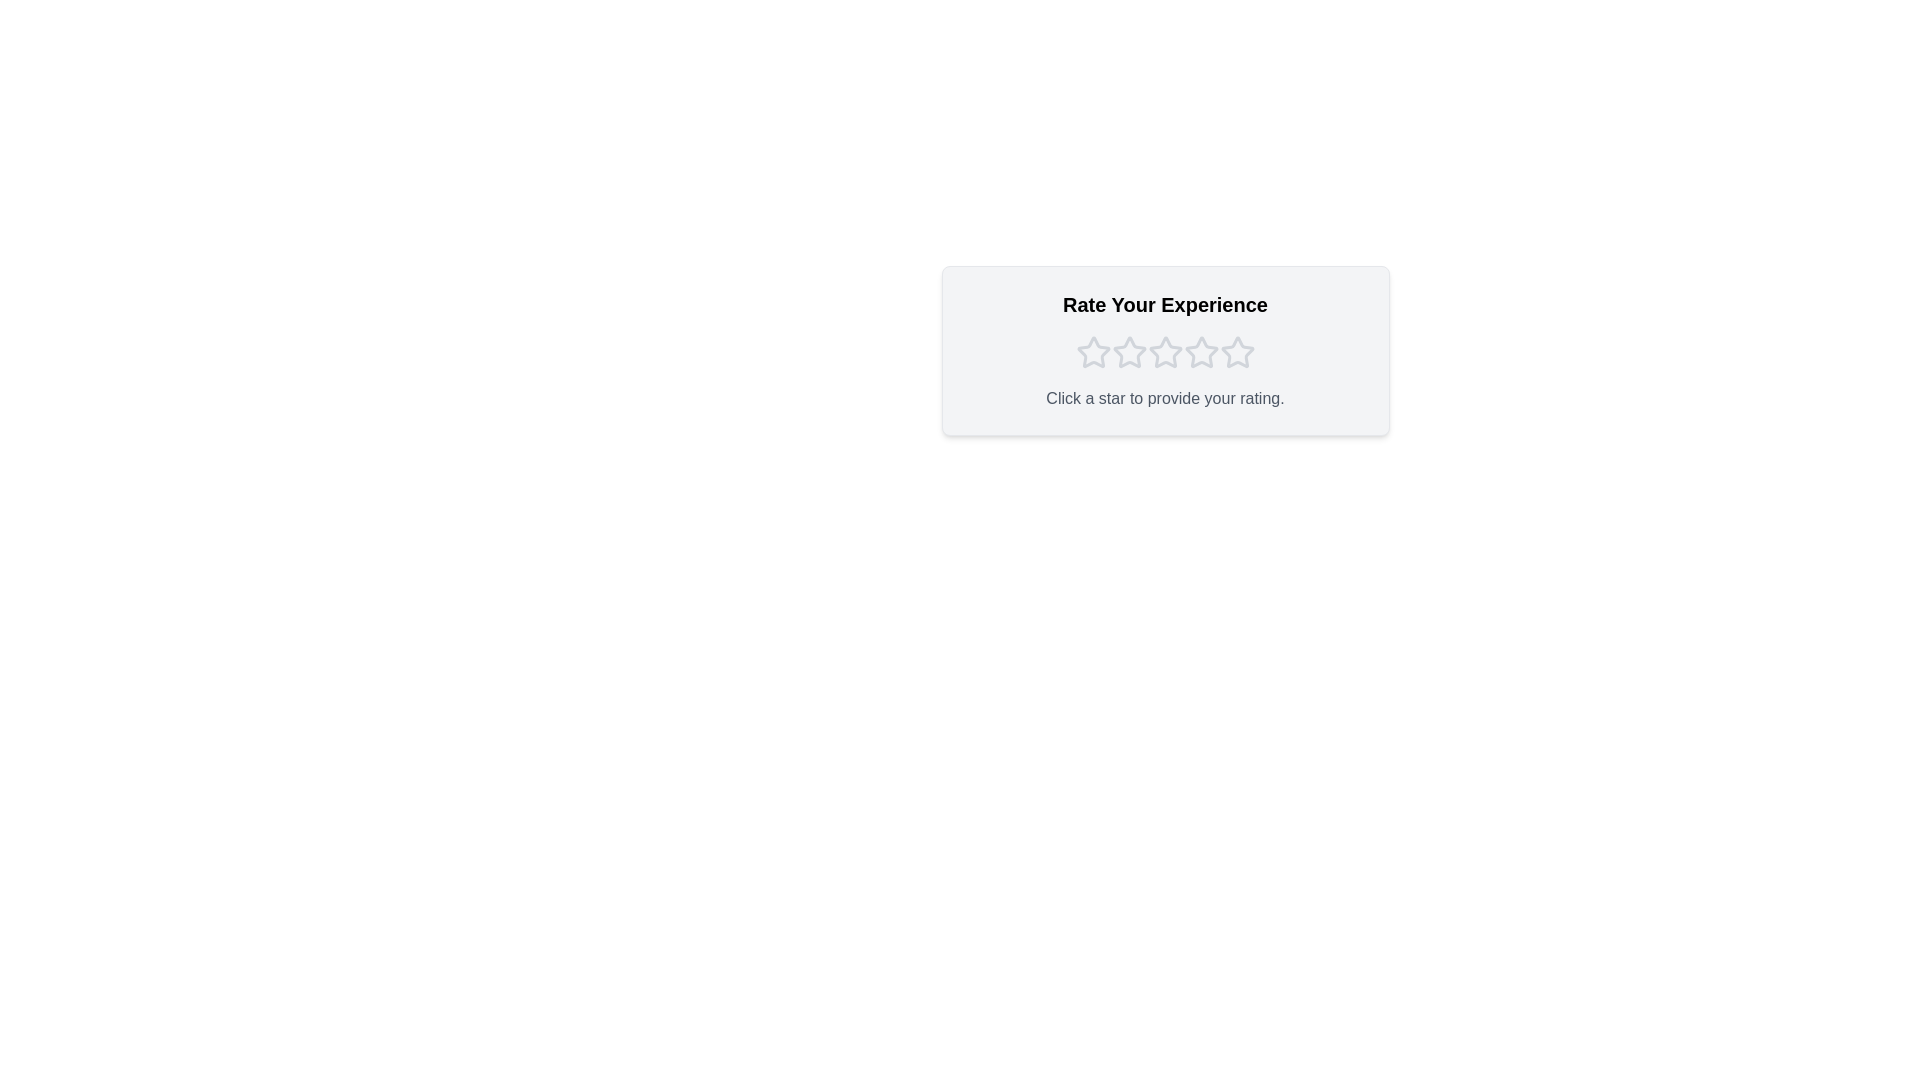 This screenshot has height=1080, width=1920. I want to click on the star corresponding to 3 to preview the selection, so click(1165, 352).